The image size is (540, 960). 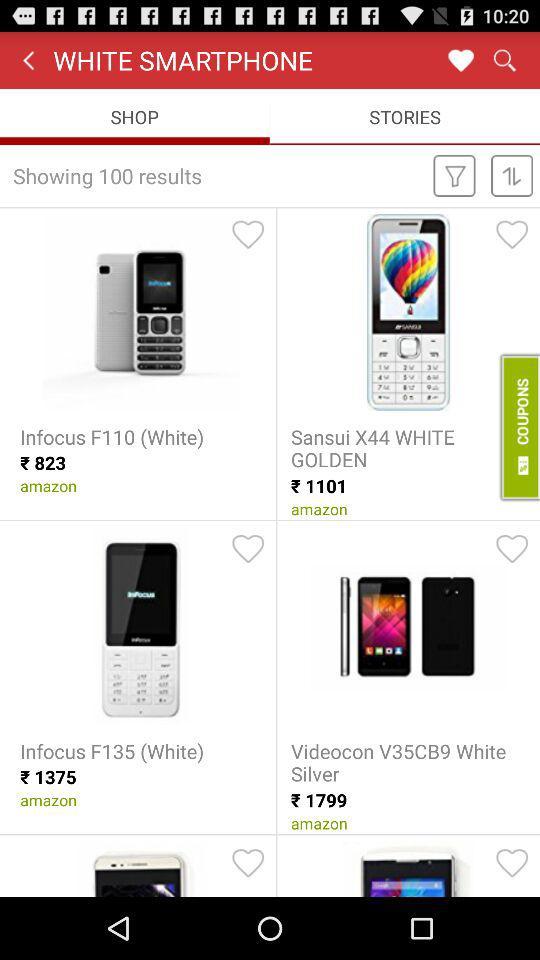 What do you see at coordinates (27, 64) in the screenshot?
I see `the arrow_backward icon` at bounding box center [27, 64].